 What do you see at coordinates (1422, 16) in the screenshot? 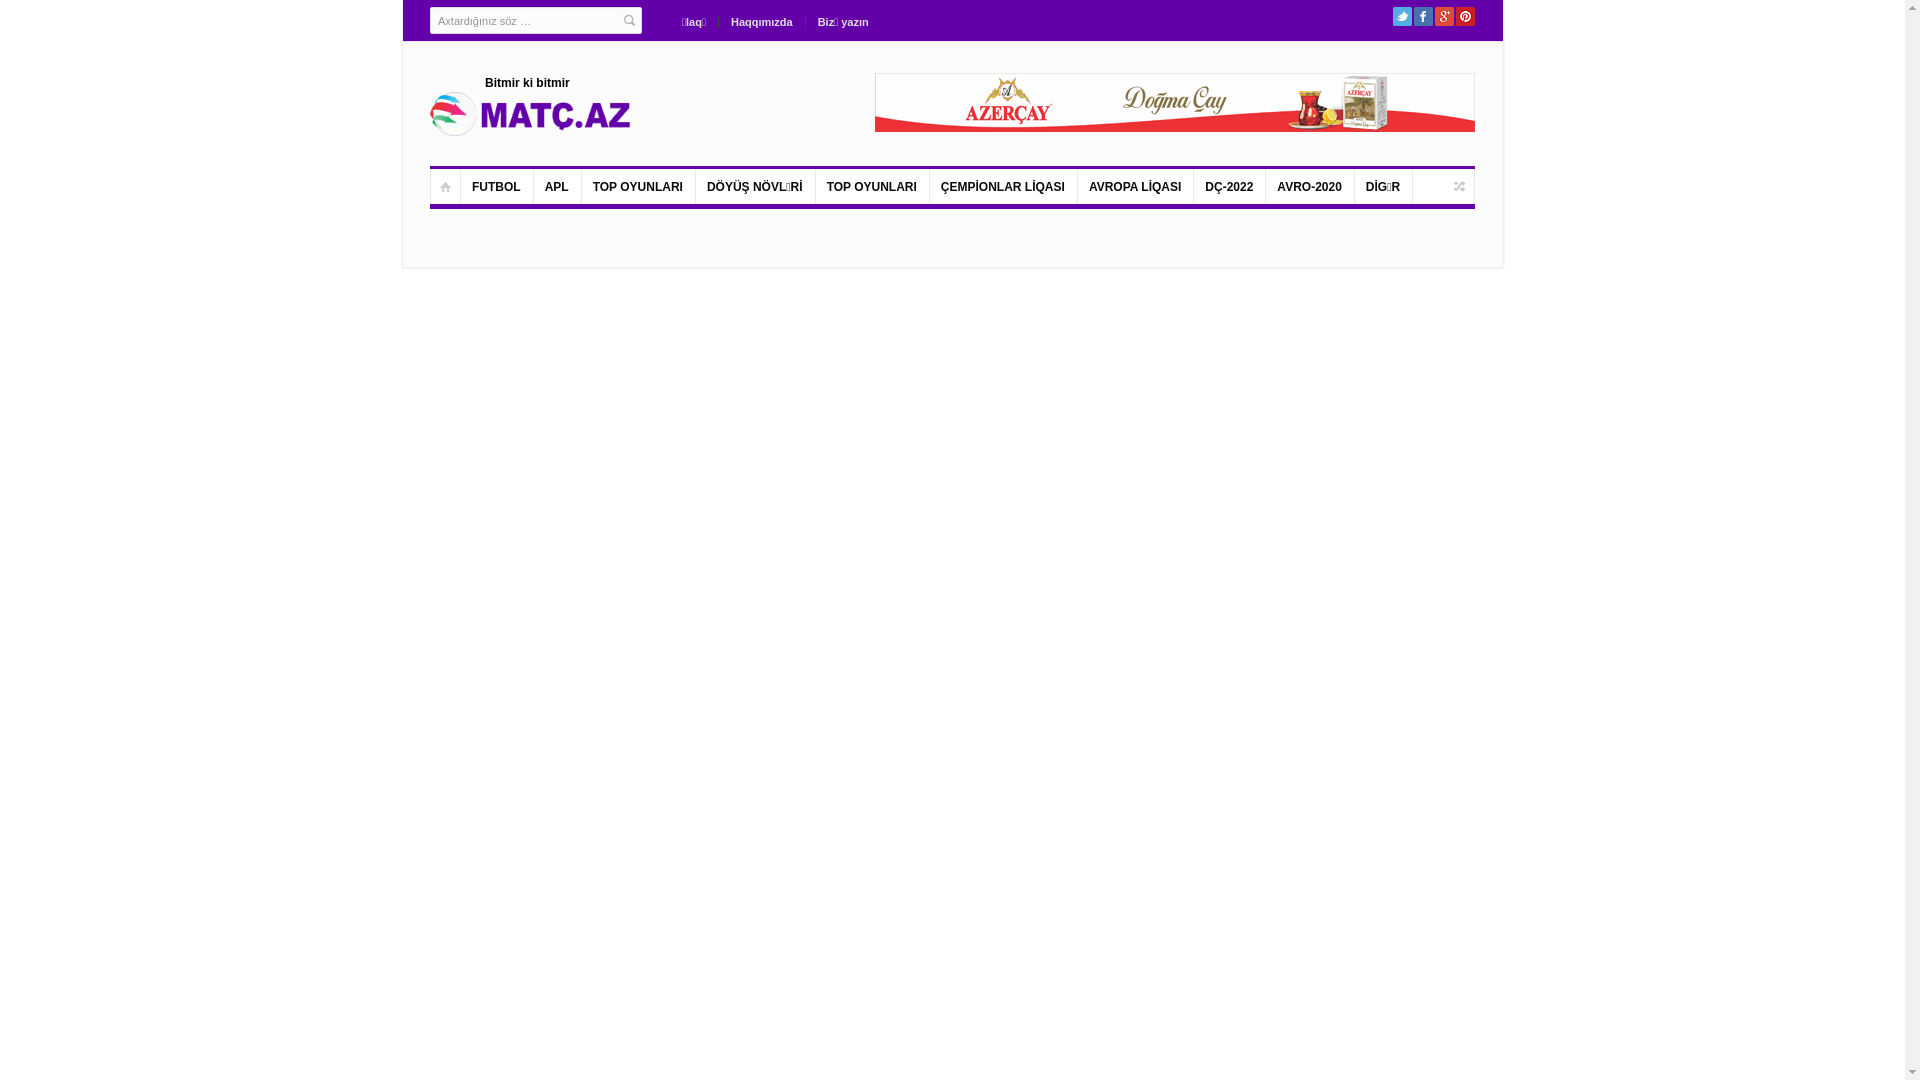
I see `'Facebook'` at bounding box center [1422, 16].